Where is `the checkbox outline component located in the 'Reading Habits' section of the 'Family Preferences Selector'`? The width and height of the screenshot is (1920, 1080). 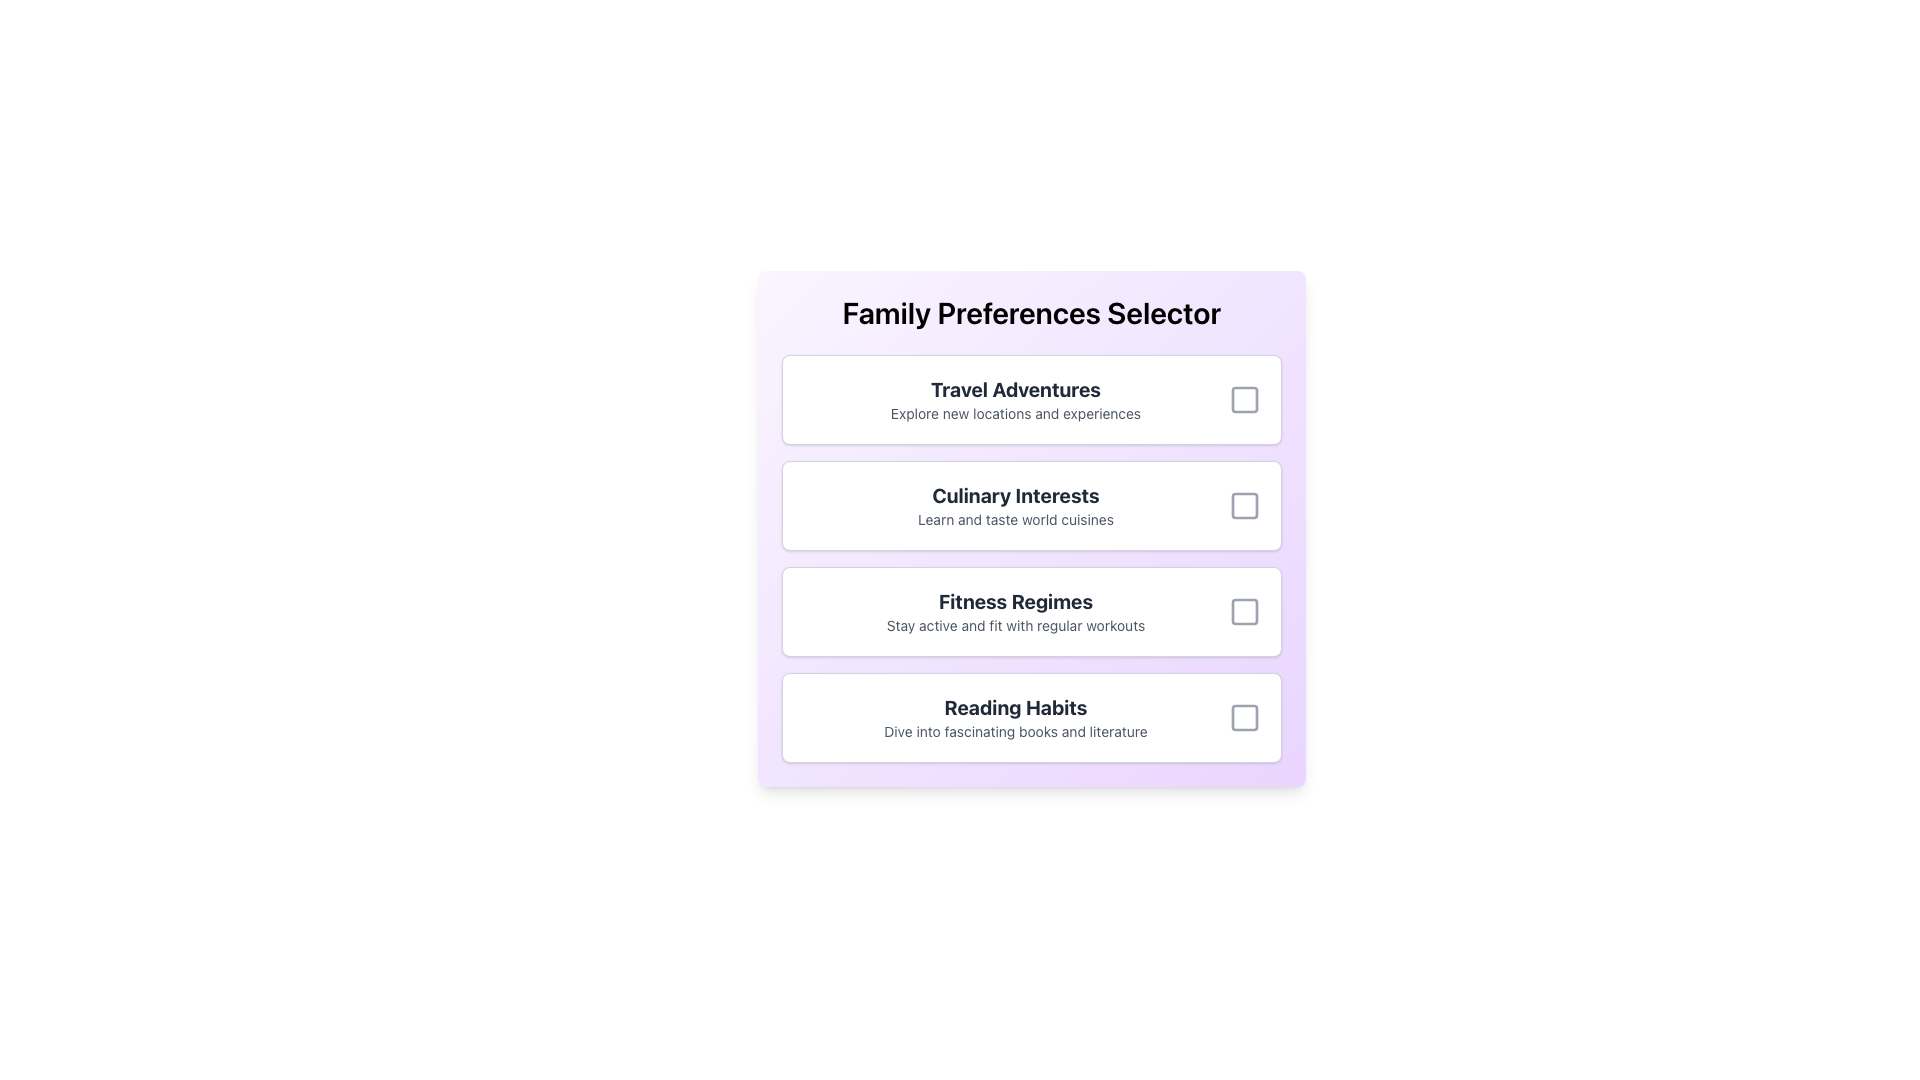 the checkbox outline component located in the 'Reading Habits' section of the 'Family Preferences Selector' is located at coordinates (1243, 716).